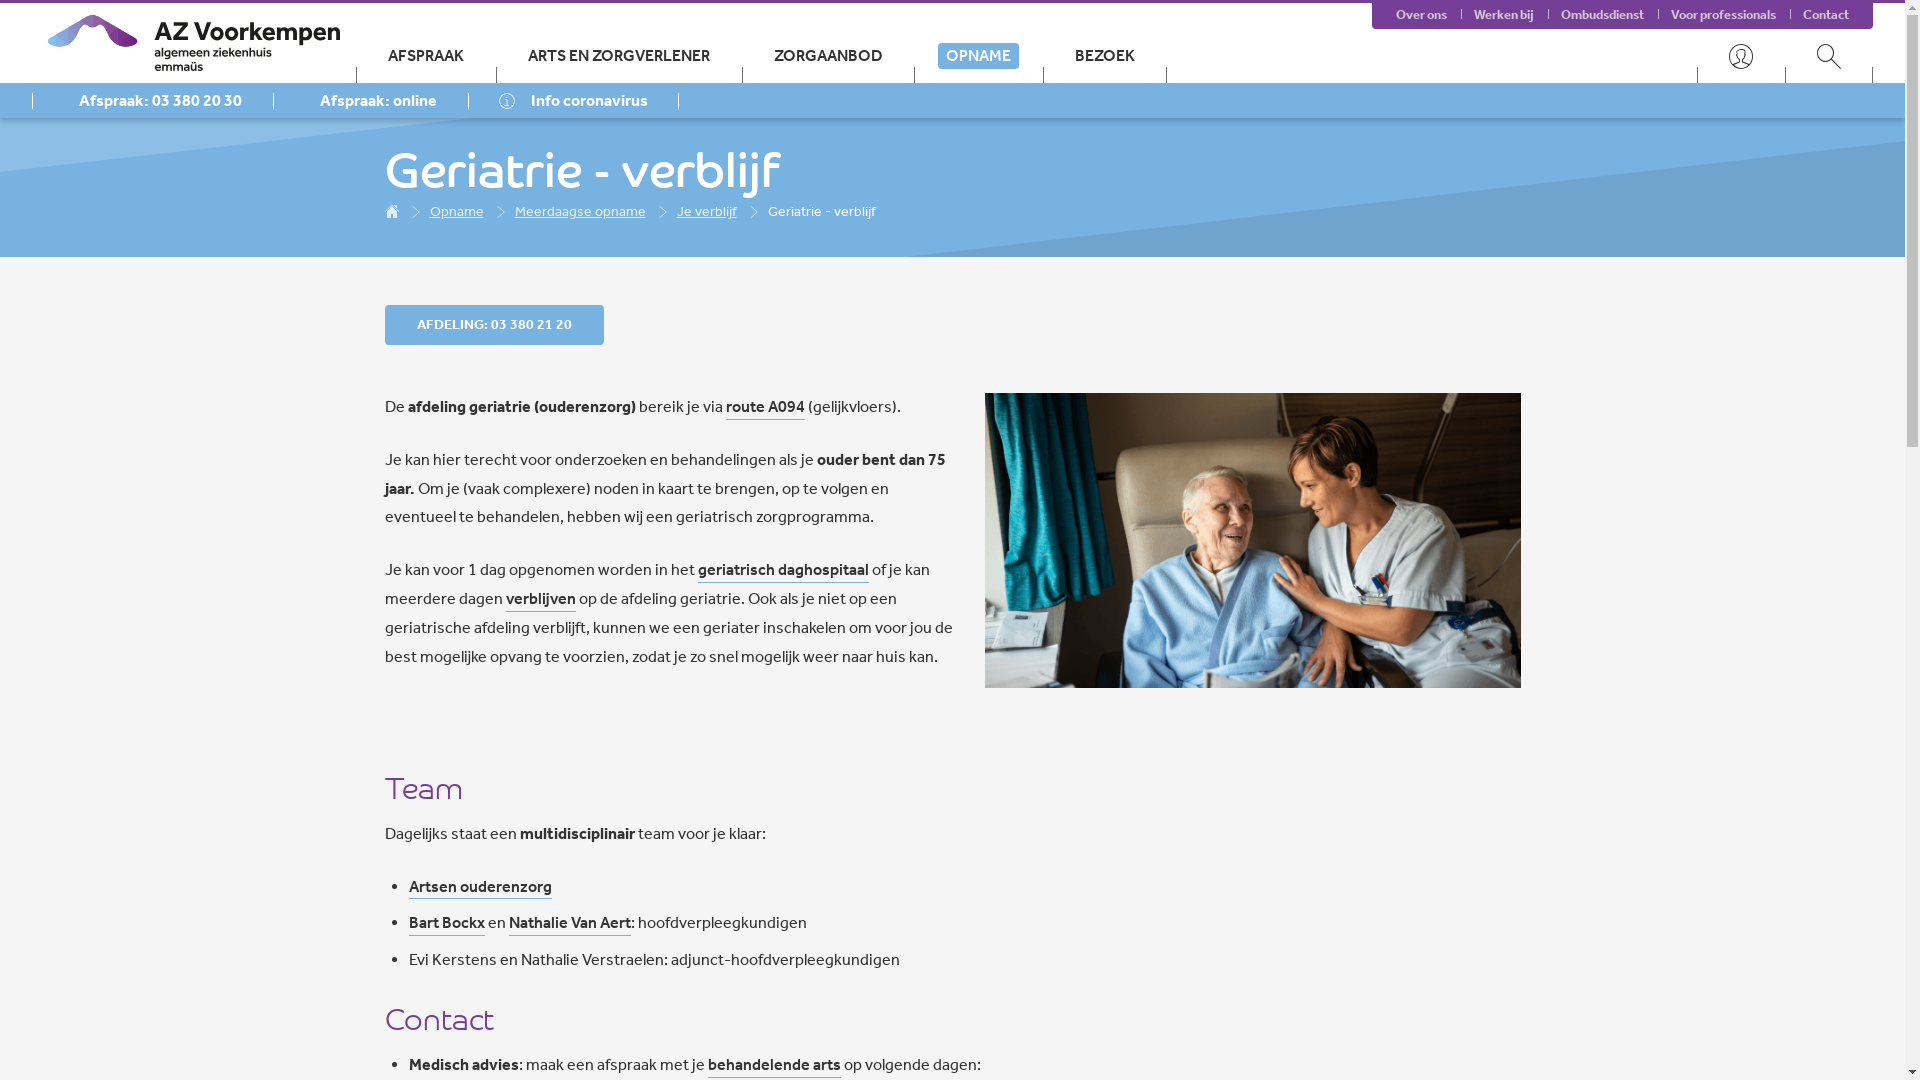  Describe the element at coordinates (568, 923) in the screenshot. I see `'Nathalie Van Aert'` at that location.